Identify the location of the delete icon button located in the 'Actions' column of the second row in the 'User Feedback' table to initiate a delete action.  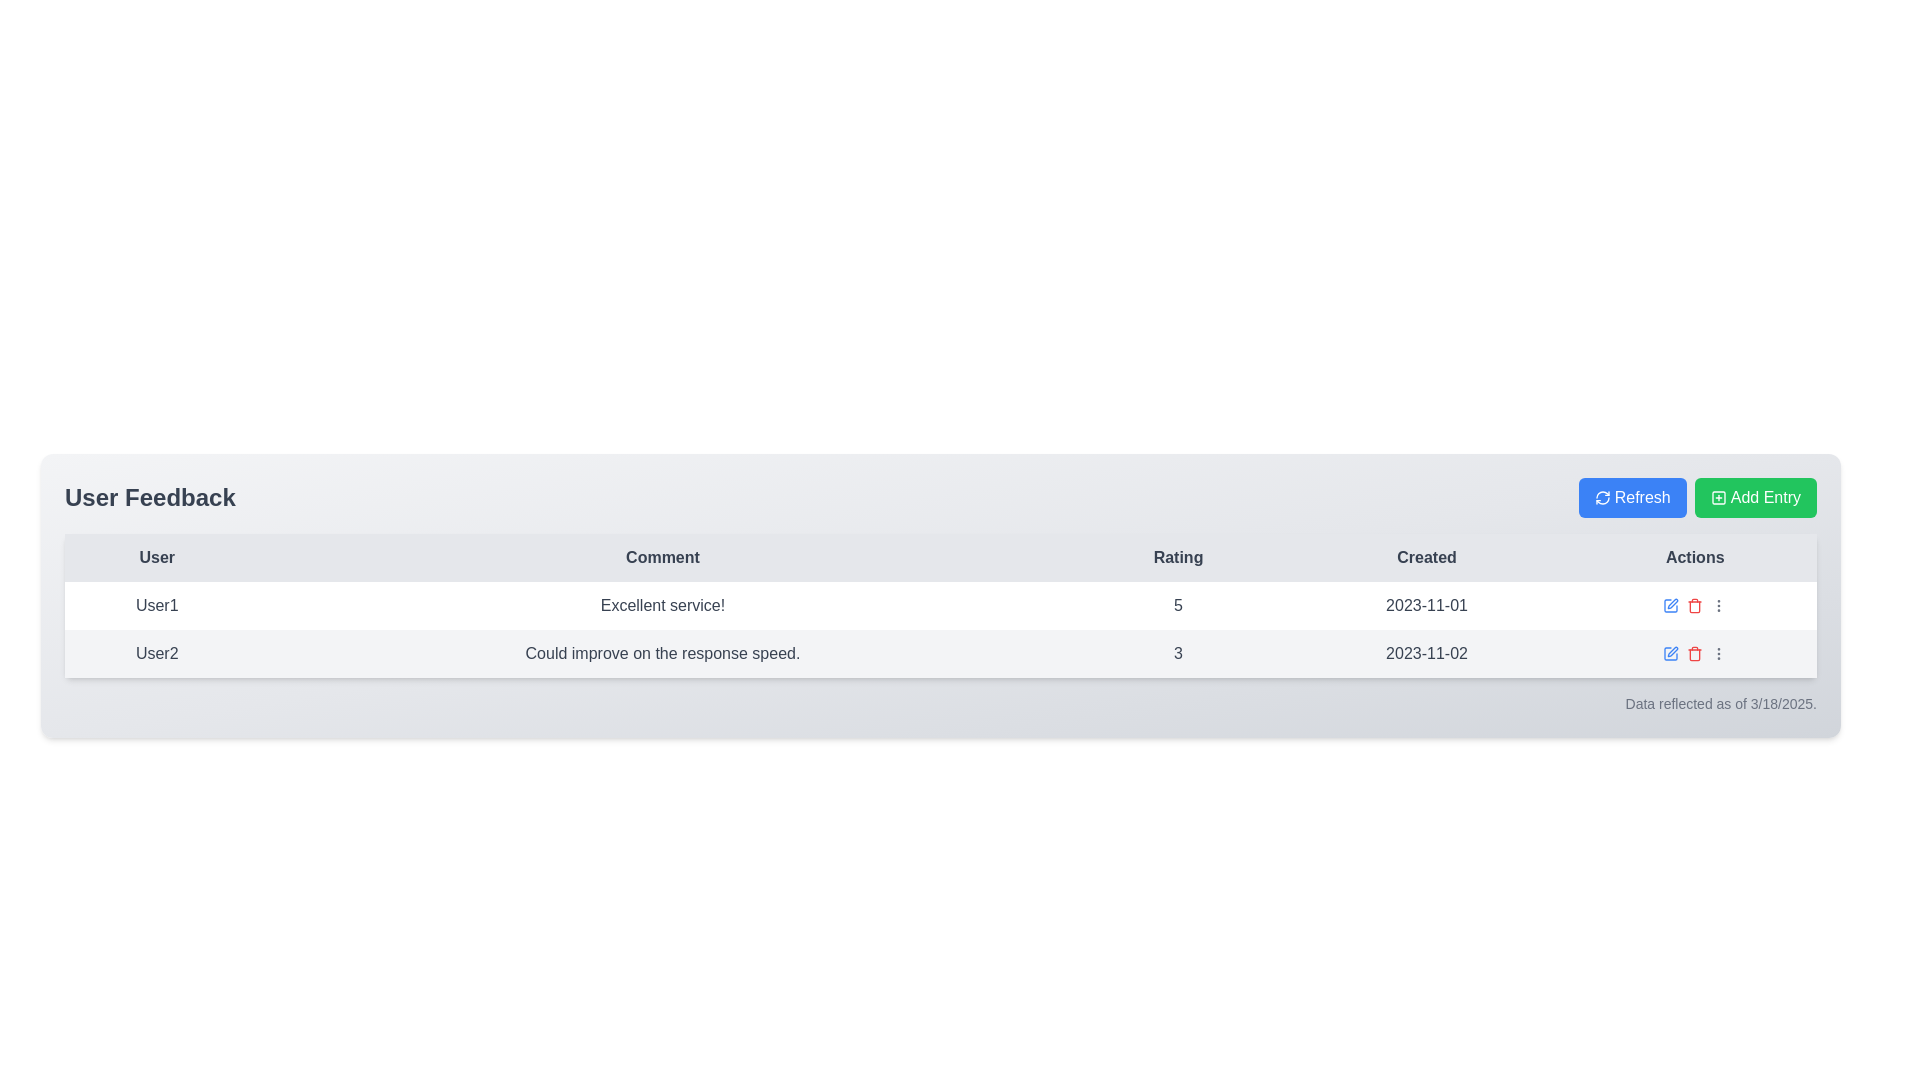
(1693, 654).